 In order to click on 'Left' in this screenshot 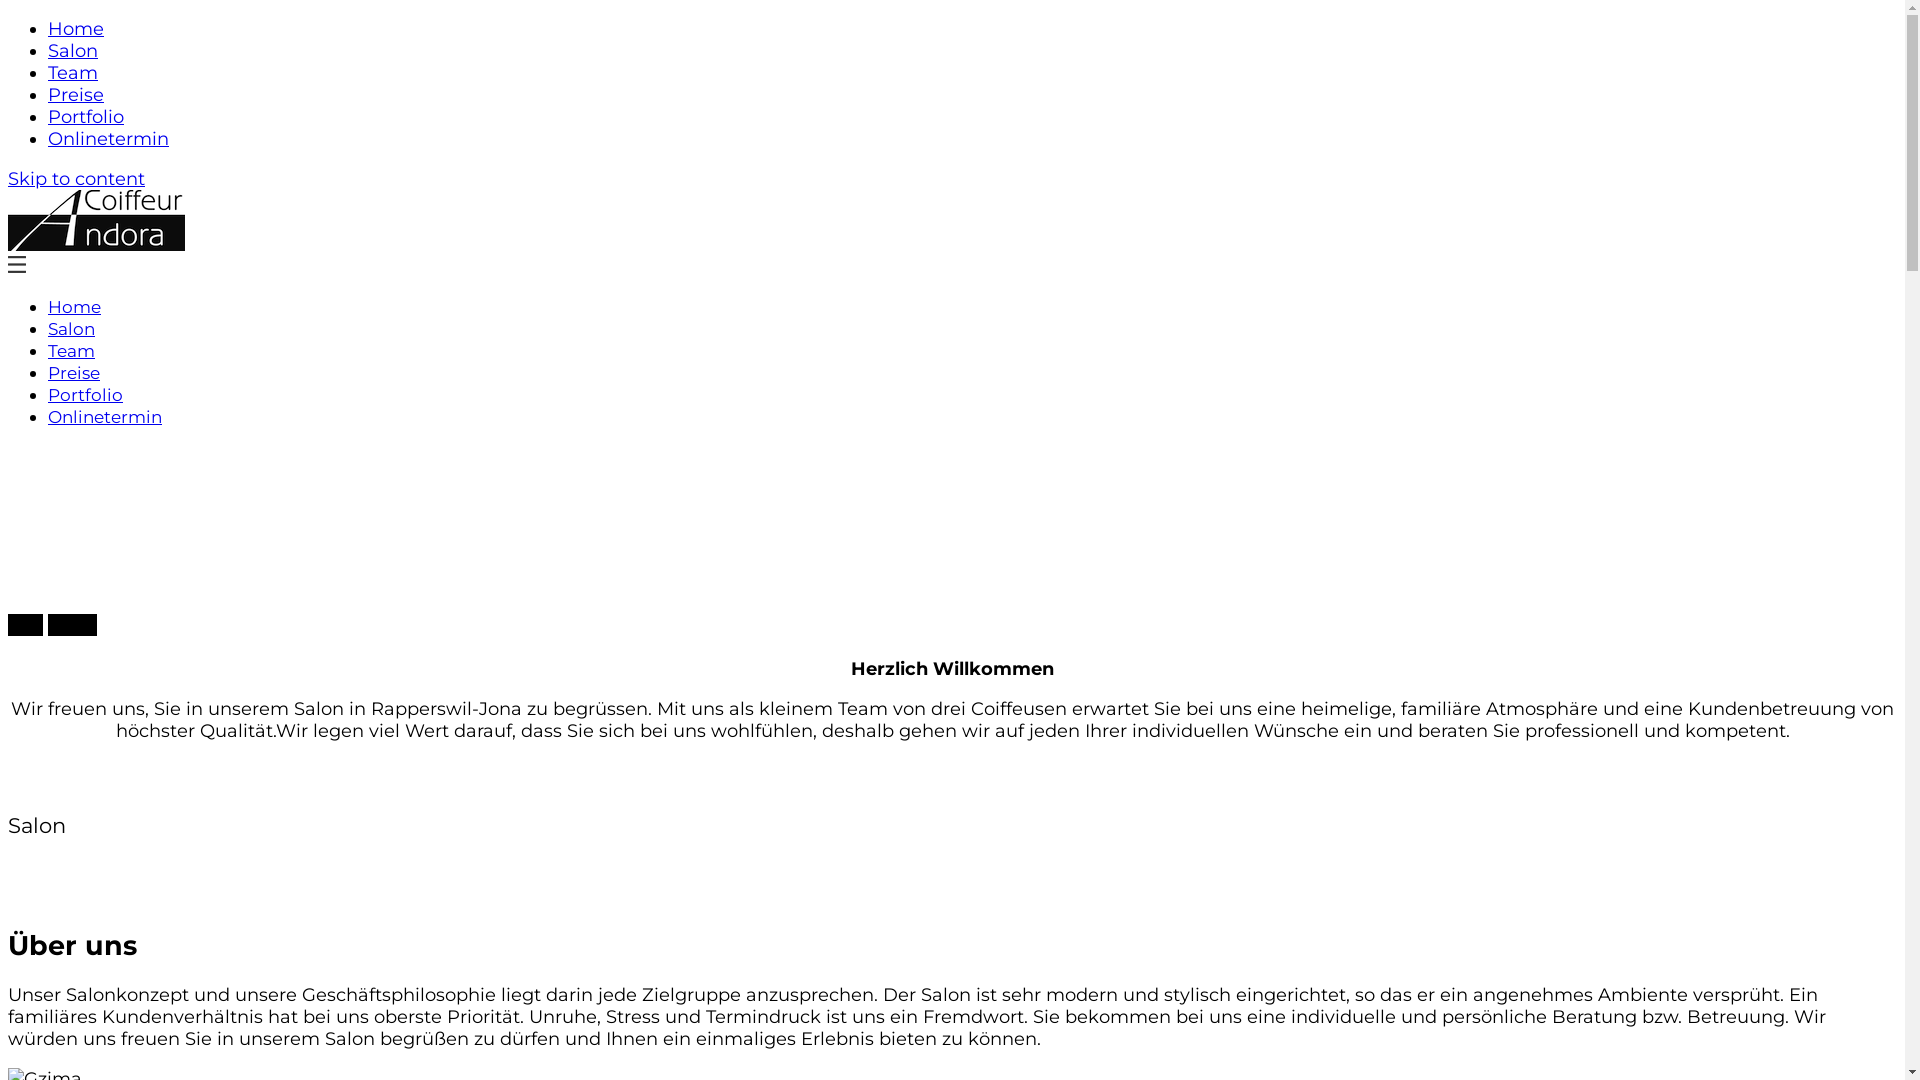, I will do `click(8, 623)`.